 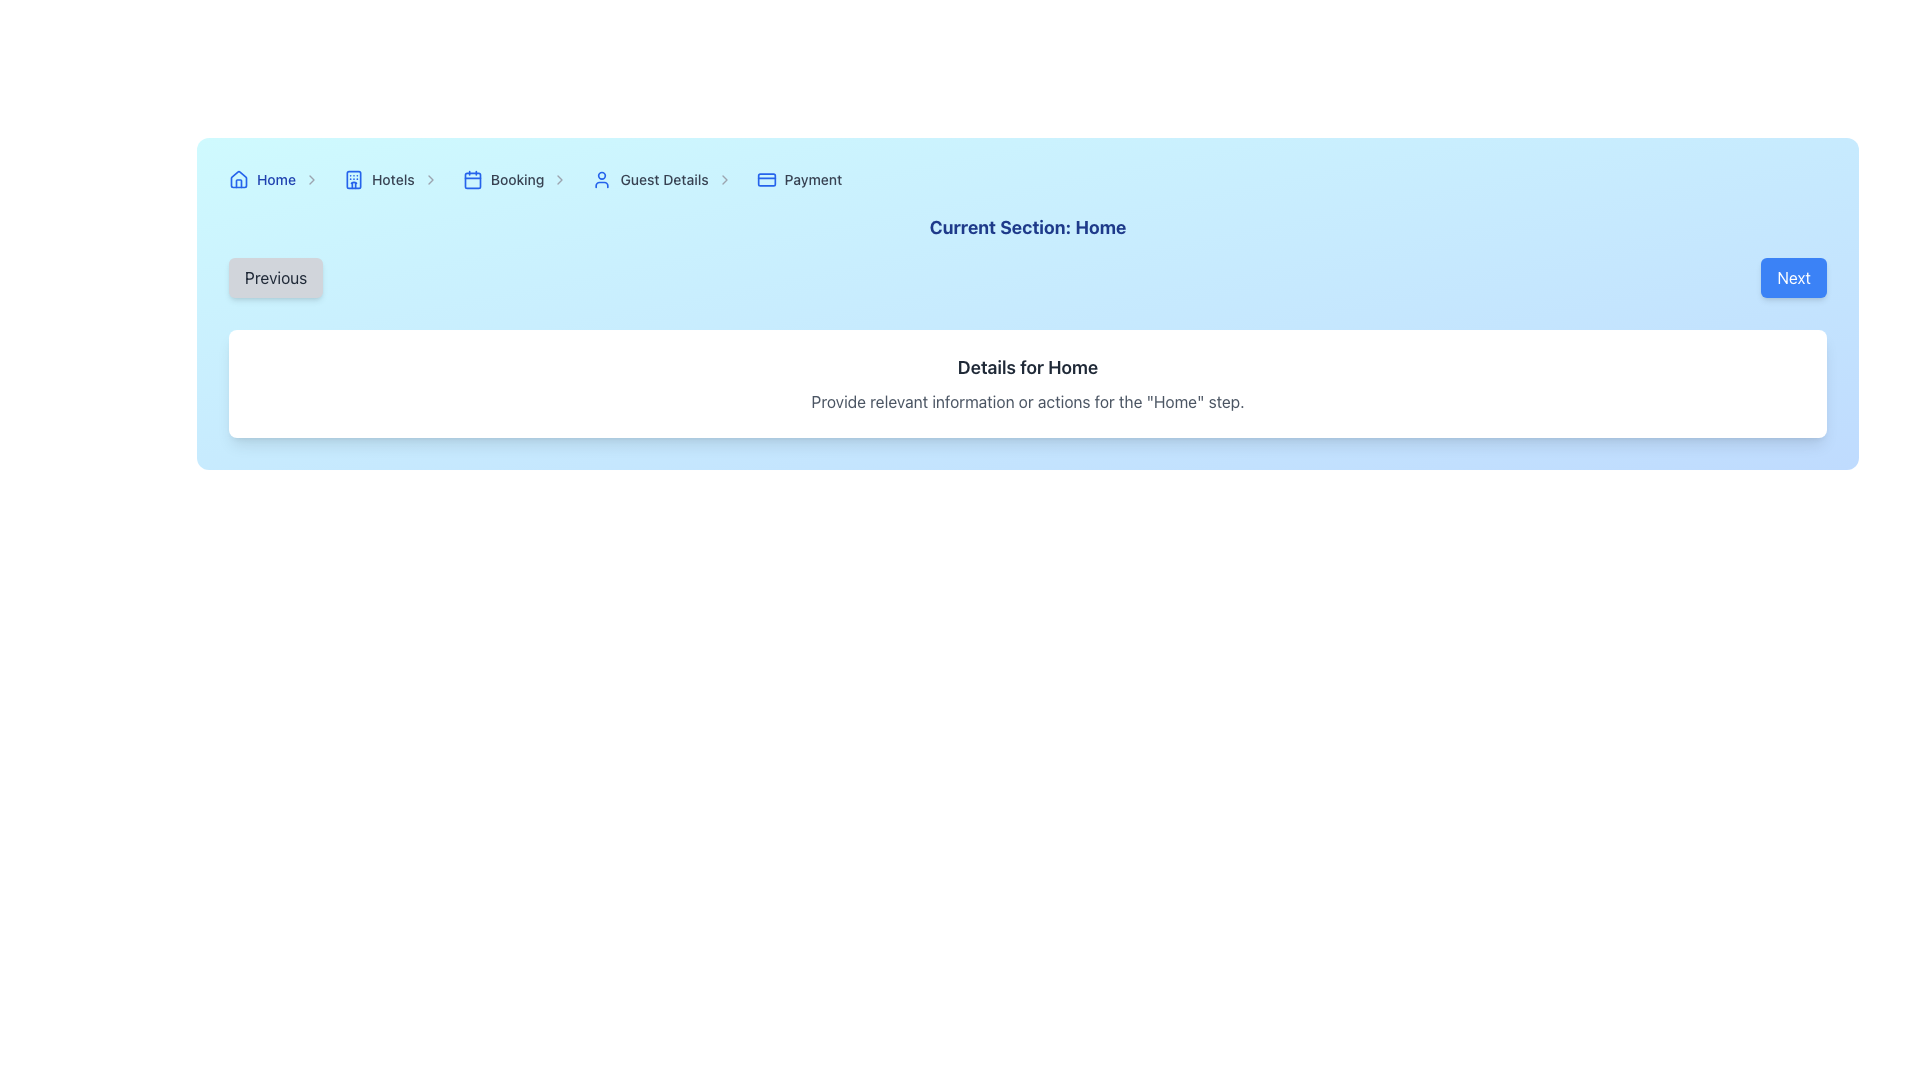 I want to click on the hotel icon, which is a blue silhouette of a building located near the 'Hotels' label in the top bar navigation section, so click(x=354, y=180).